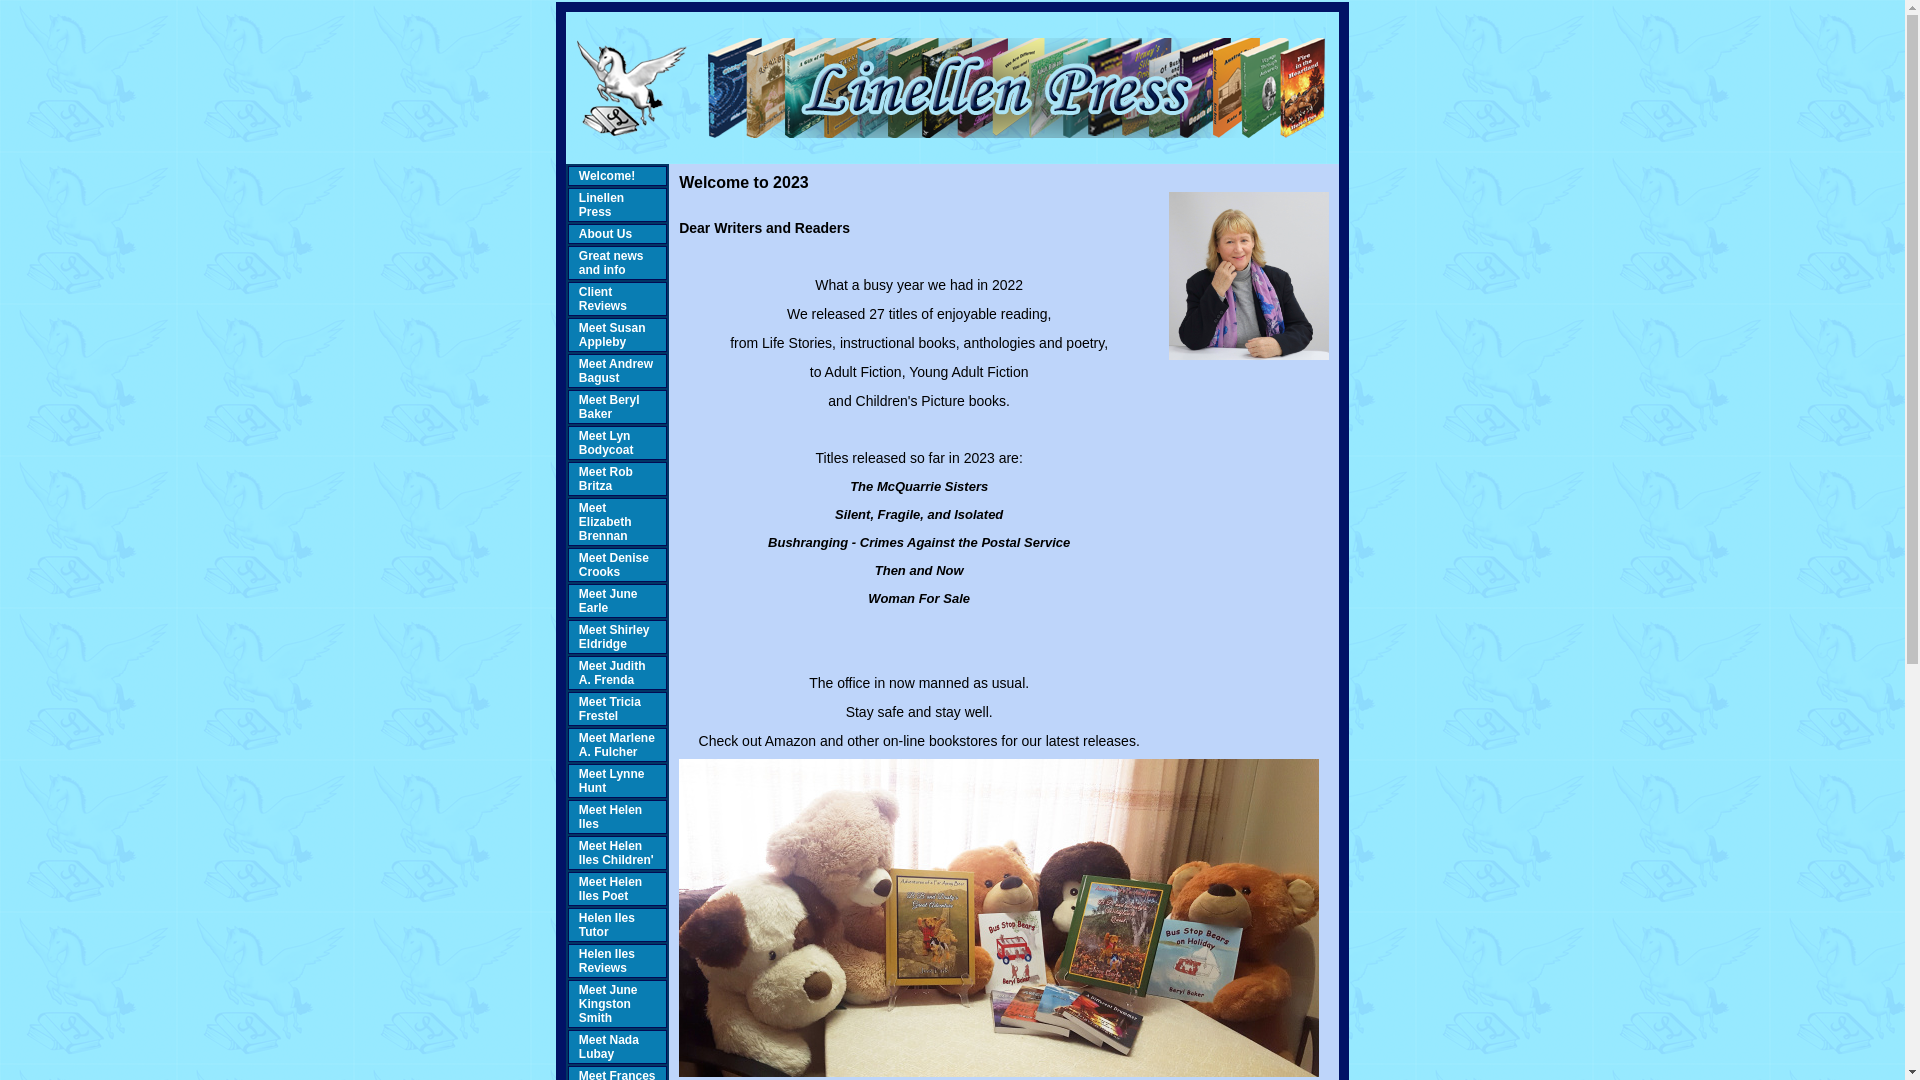 This screenshot has height=1080, width=1920. What do you see at coordinates (600, 204) in the screenshot?
I see `'Linellen Press'` at bounding box center [600, 204].